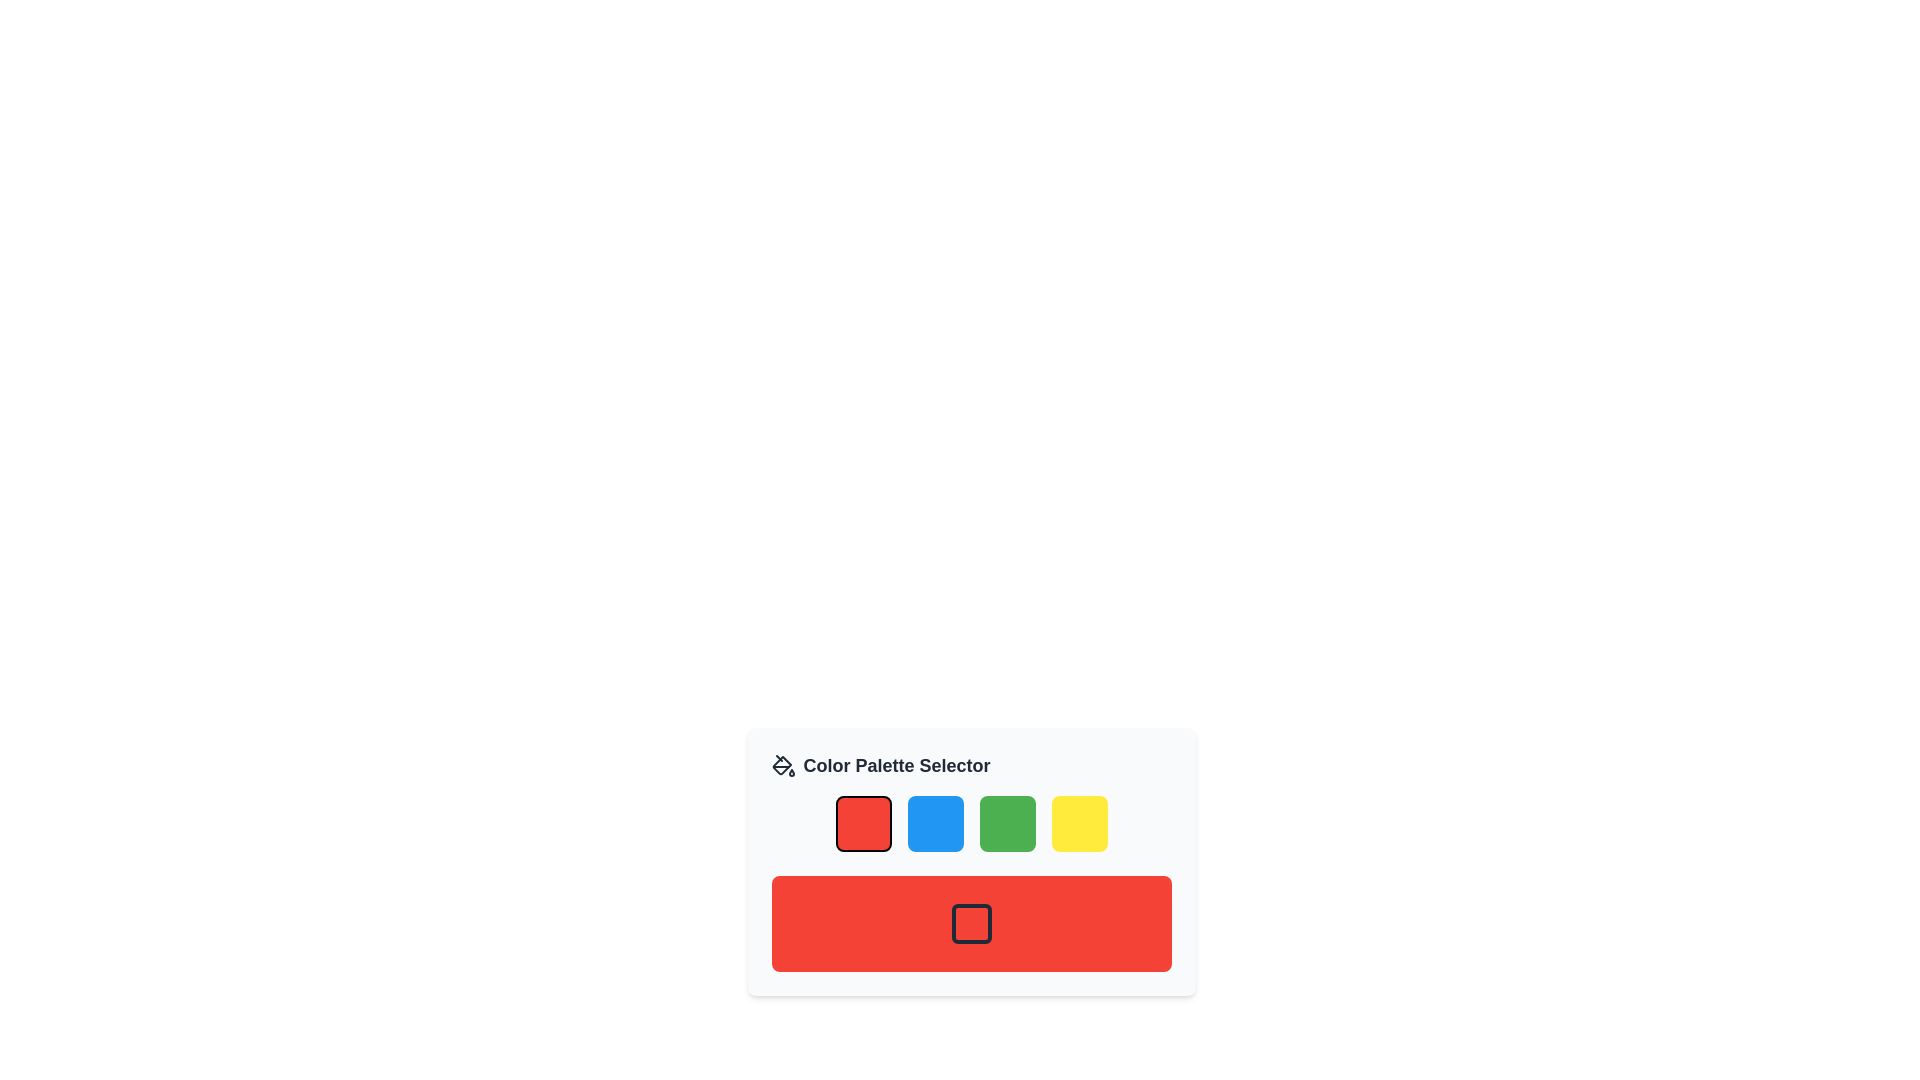 Image resolution: width=1920 pixels, height=1080 pixels. I want to click on any of the colored square buttons in the Color Palette Selector, so click(971, 824).